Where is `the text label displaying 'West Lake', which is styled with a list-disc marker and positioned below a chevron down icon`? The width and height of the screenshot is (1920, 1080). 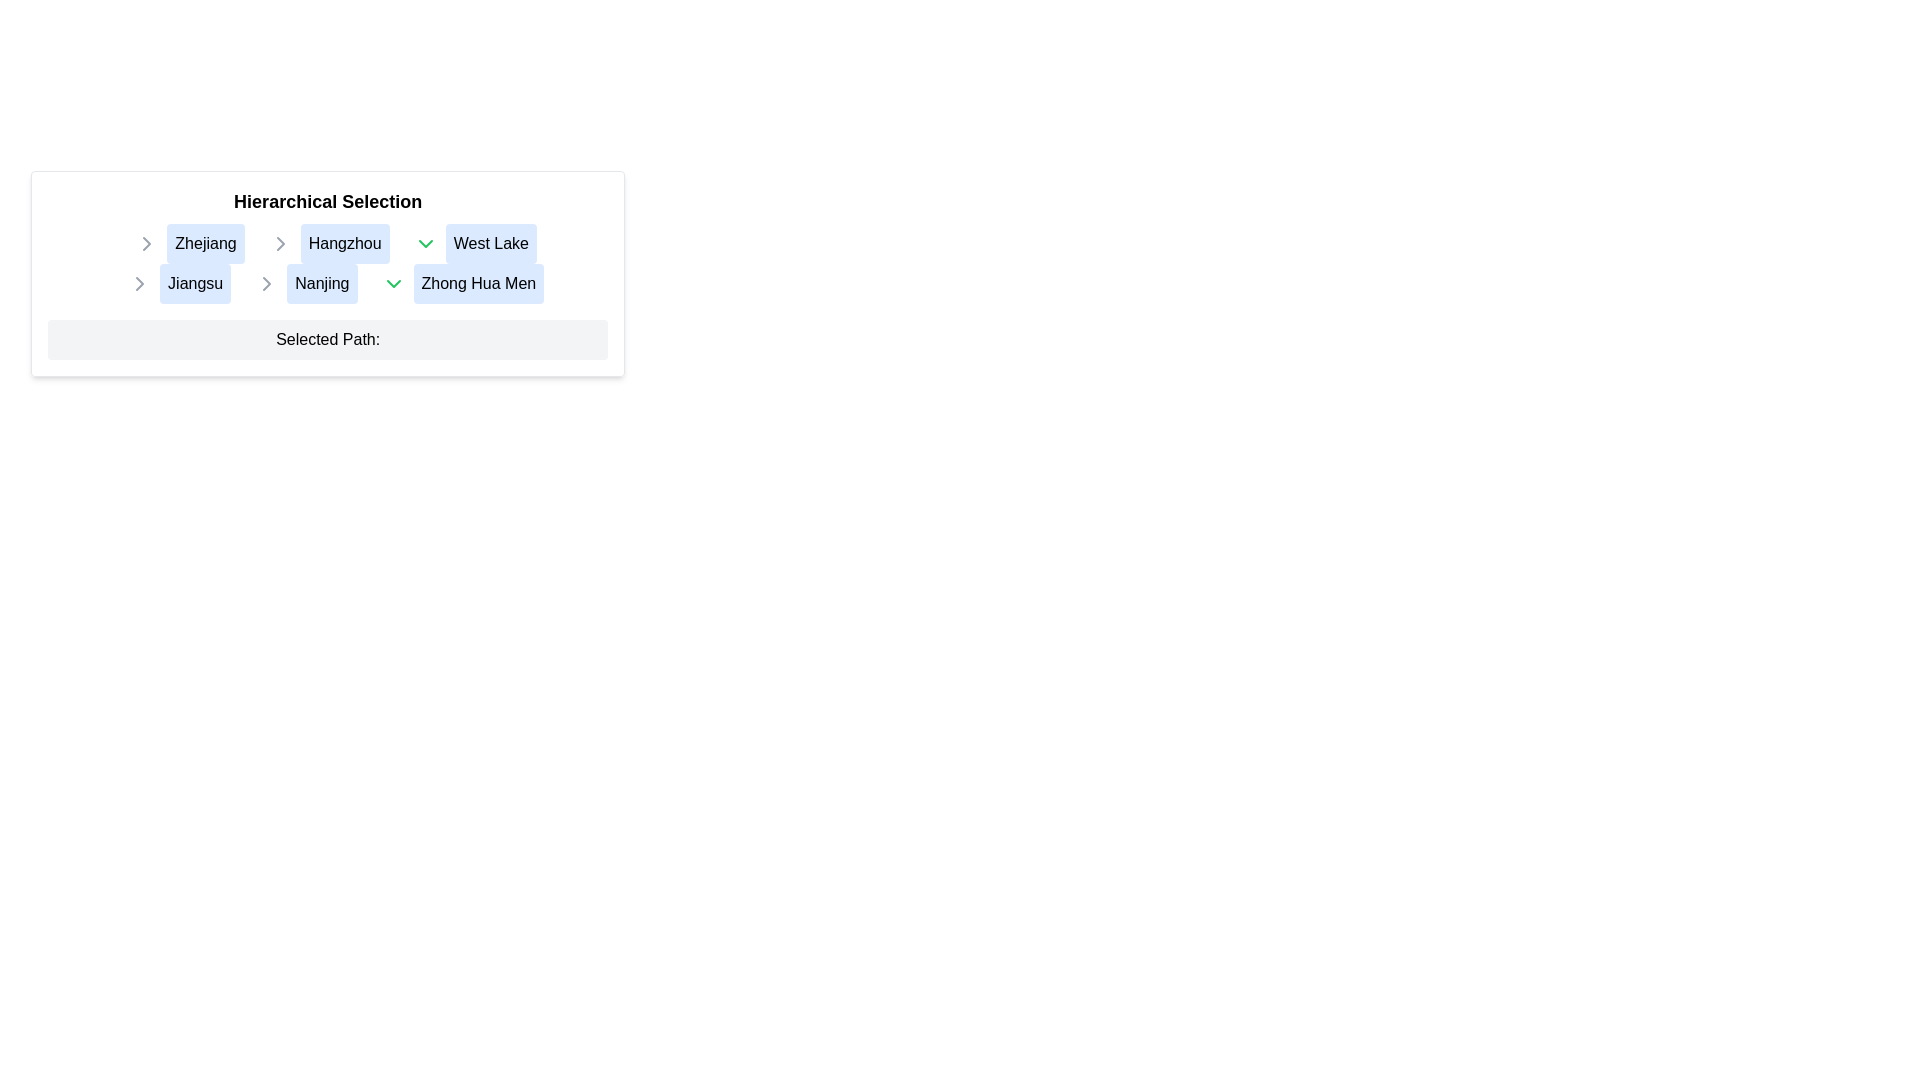
the text label displaying 'West Lake', which is styled with a list-disc marker and positioned below a chevron down icon is located at coordinates (466, 242).